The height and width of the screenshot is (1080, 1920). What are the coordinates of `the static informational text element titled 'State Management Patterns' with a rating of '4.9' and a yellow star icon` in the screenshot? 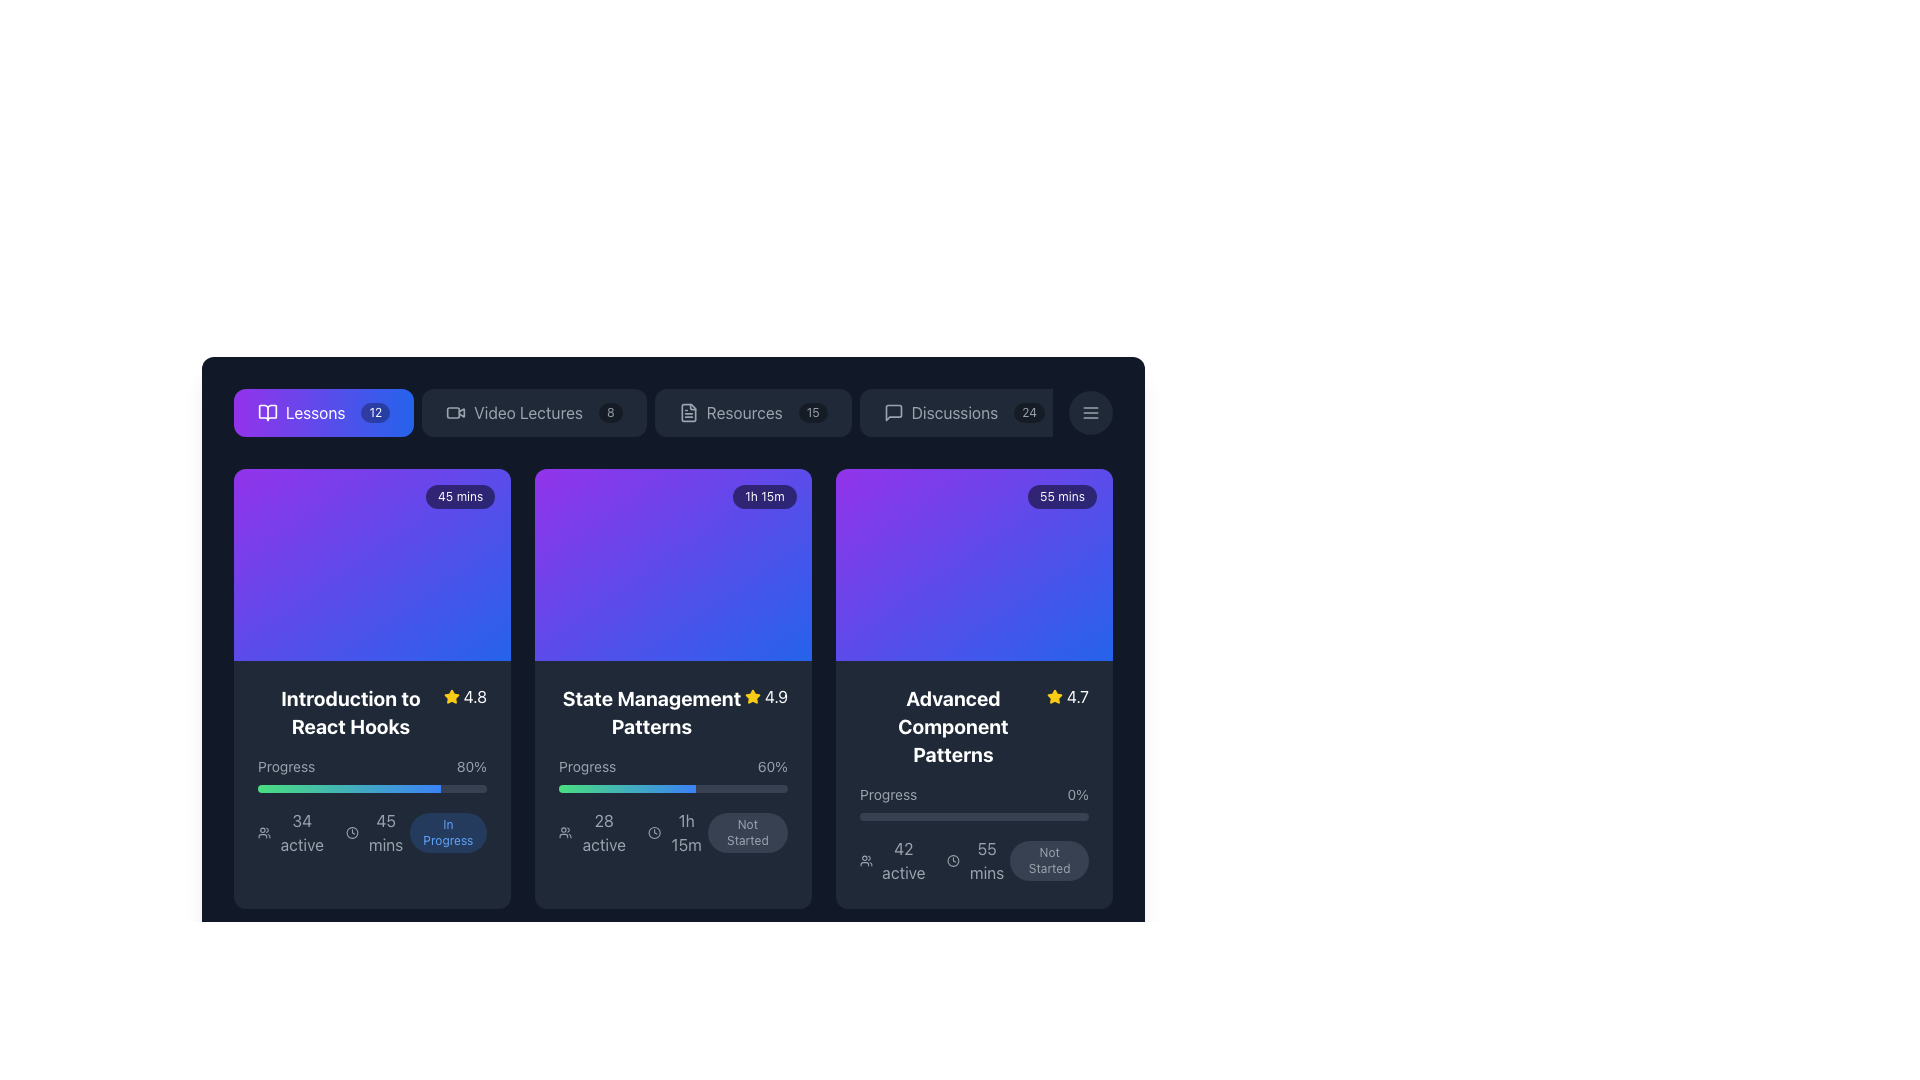 It's located at (673, 712).